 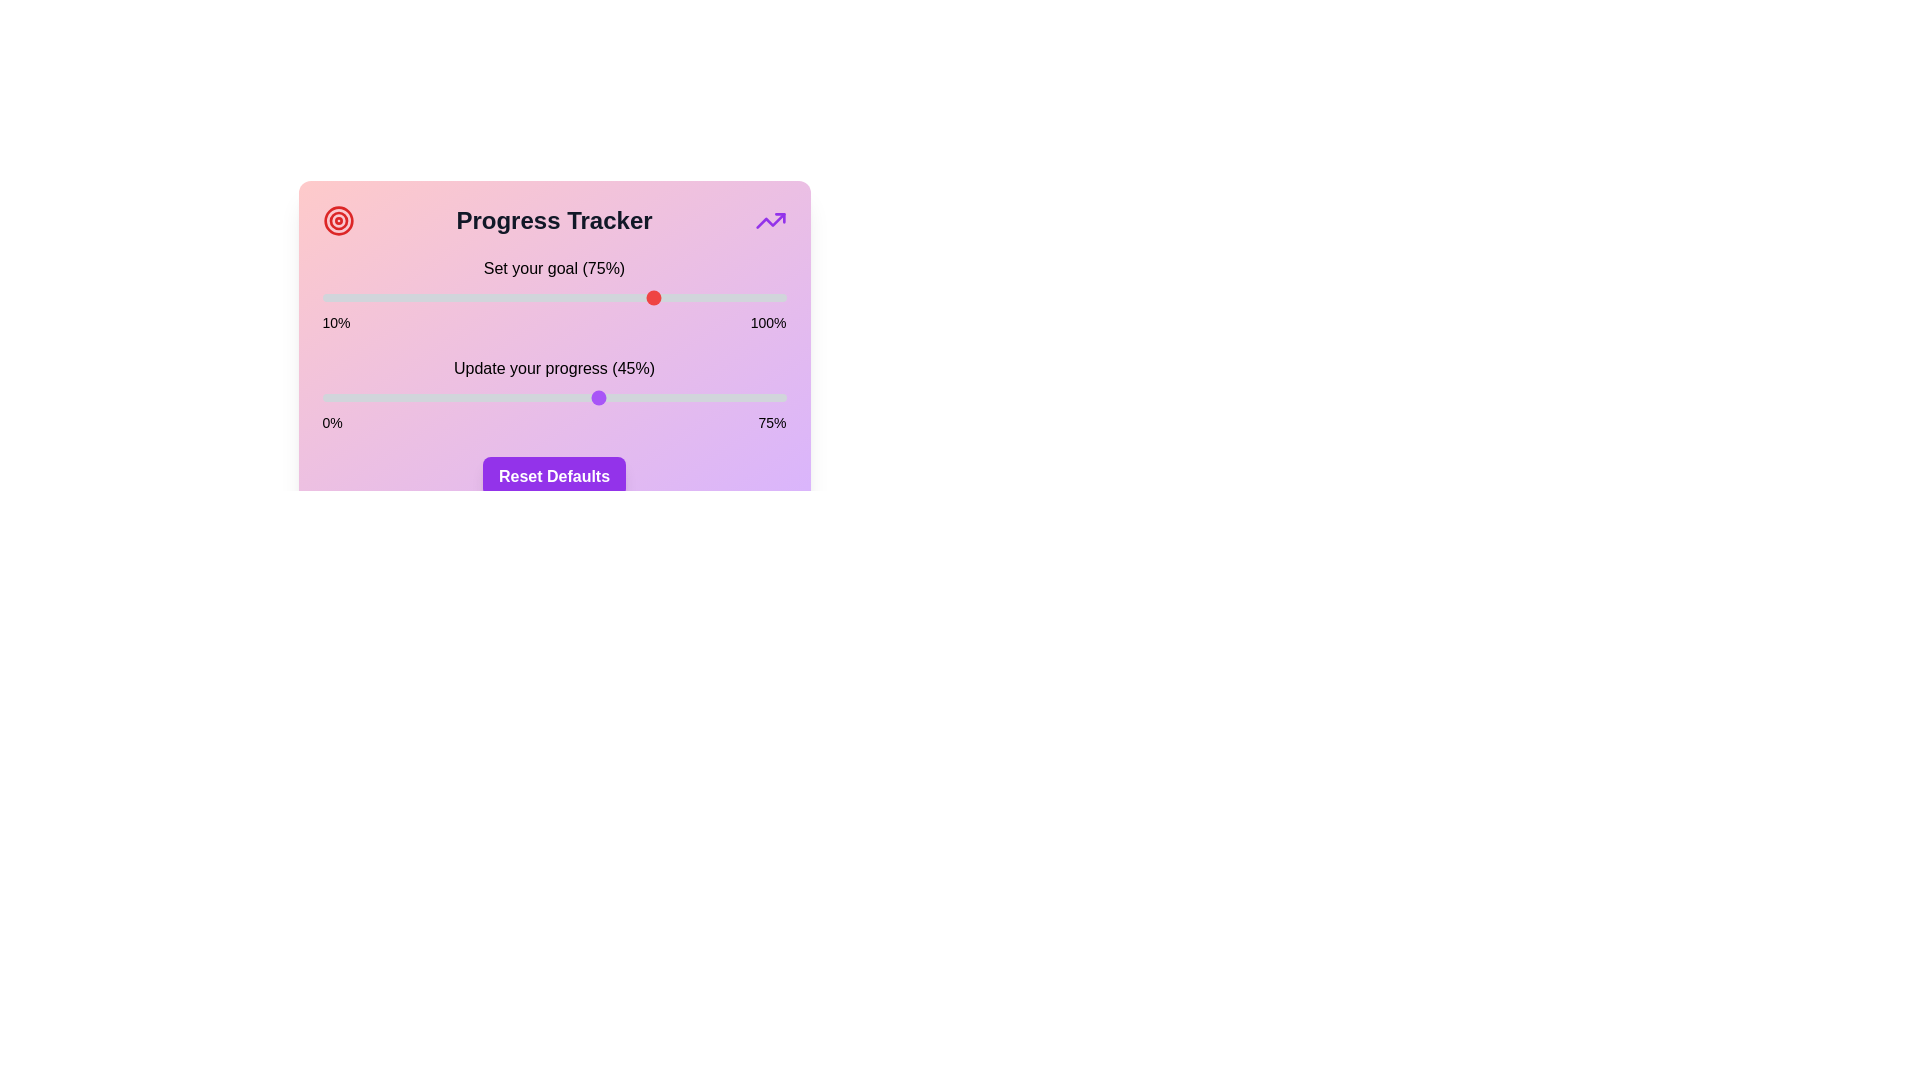 What do you see at coordinates (754, 397) in the screenshot?
I see `the 'Update your progress' slider to set the progress to 70%` at bounding box center [754, 397].